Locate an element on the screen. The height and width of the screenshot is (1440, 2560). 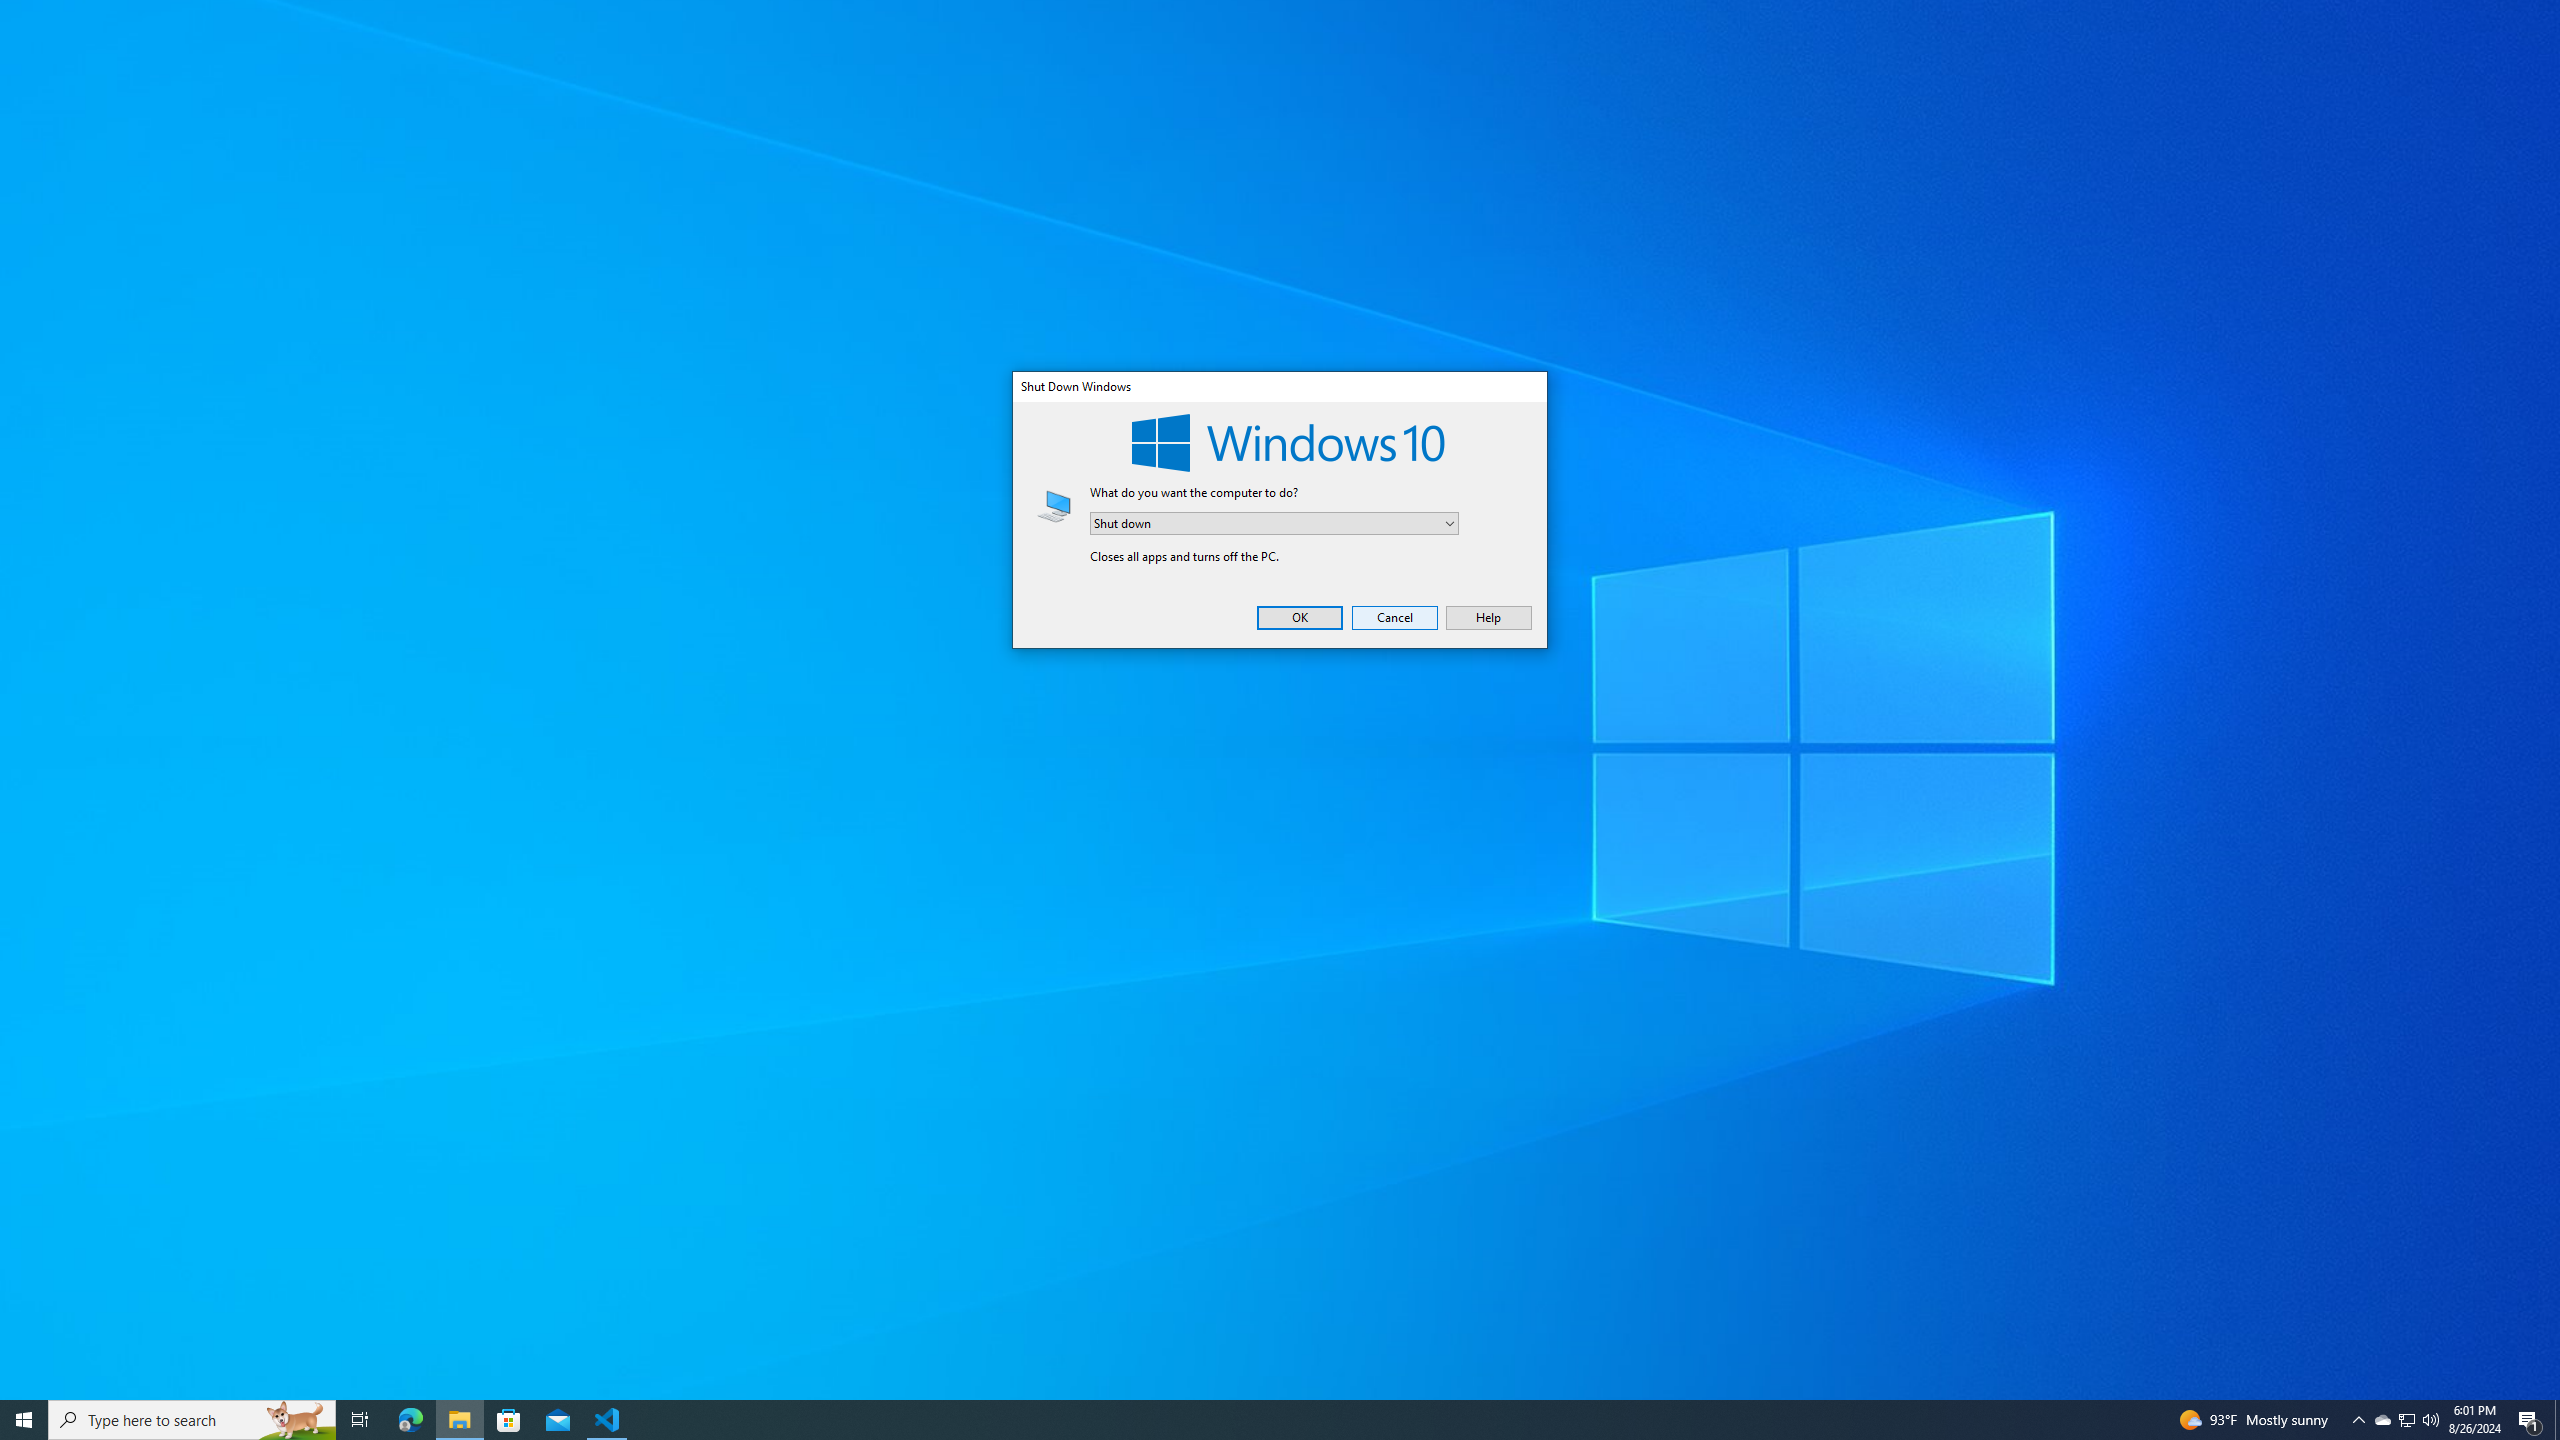
'OK' is located at coordinates (1300, 616).